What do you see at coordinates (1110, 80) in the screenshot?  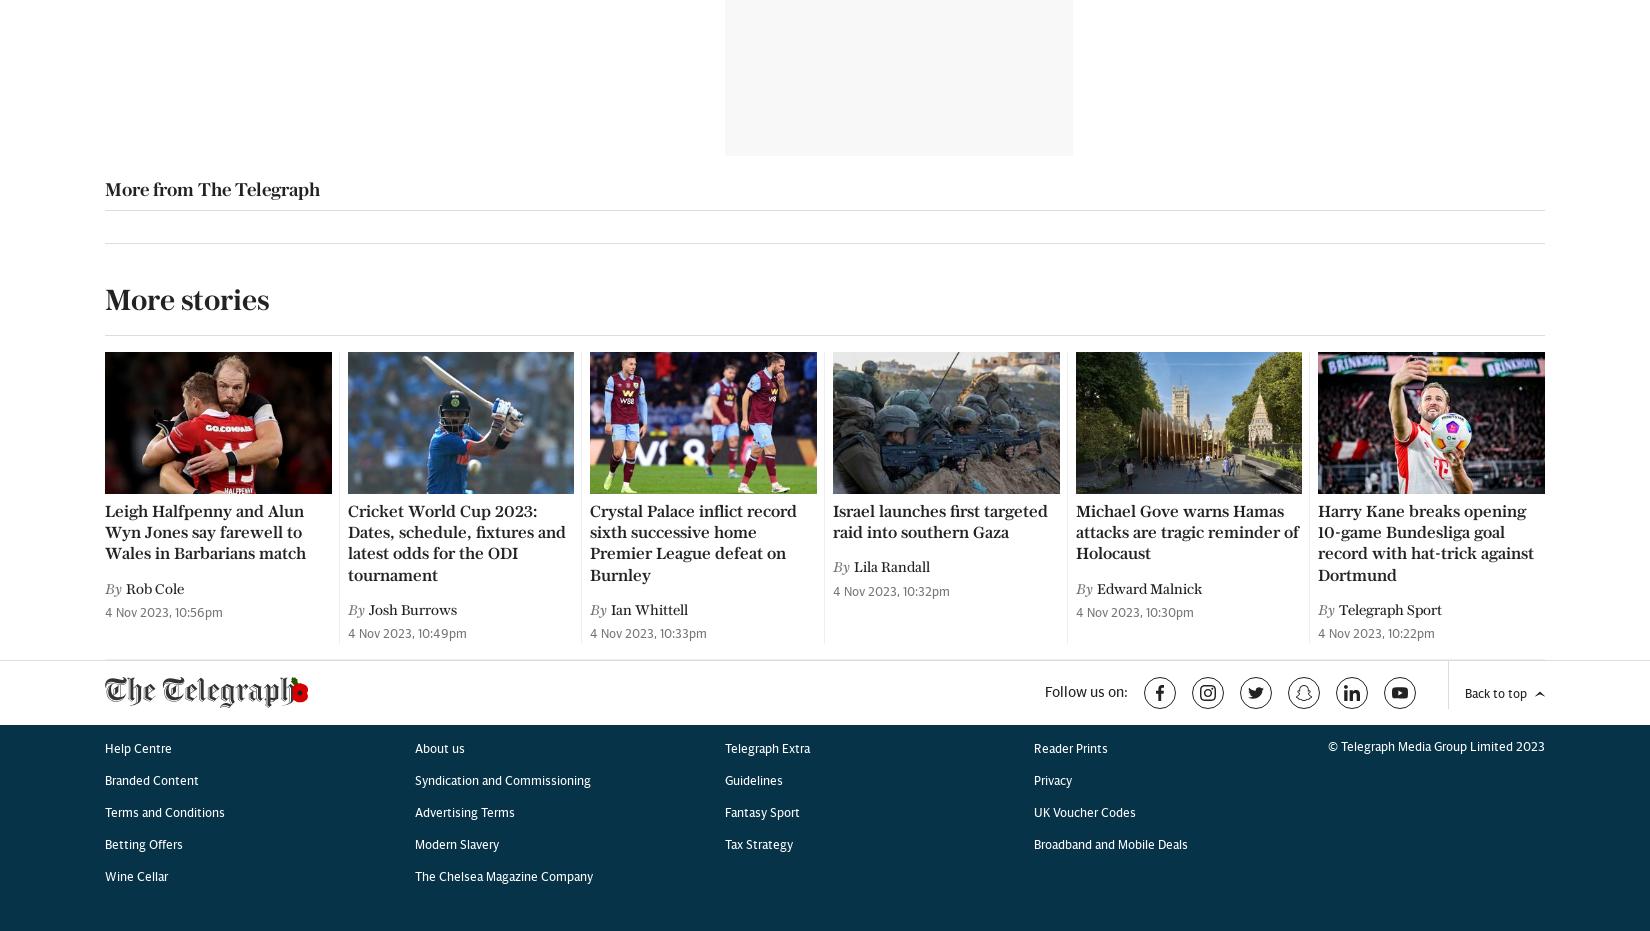 I see `'Broadband and Mobile Deals'` at bounding box center [1110, 80].